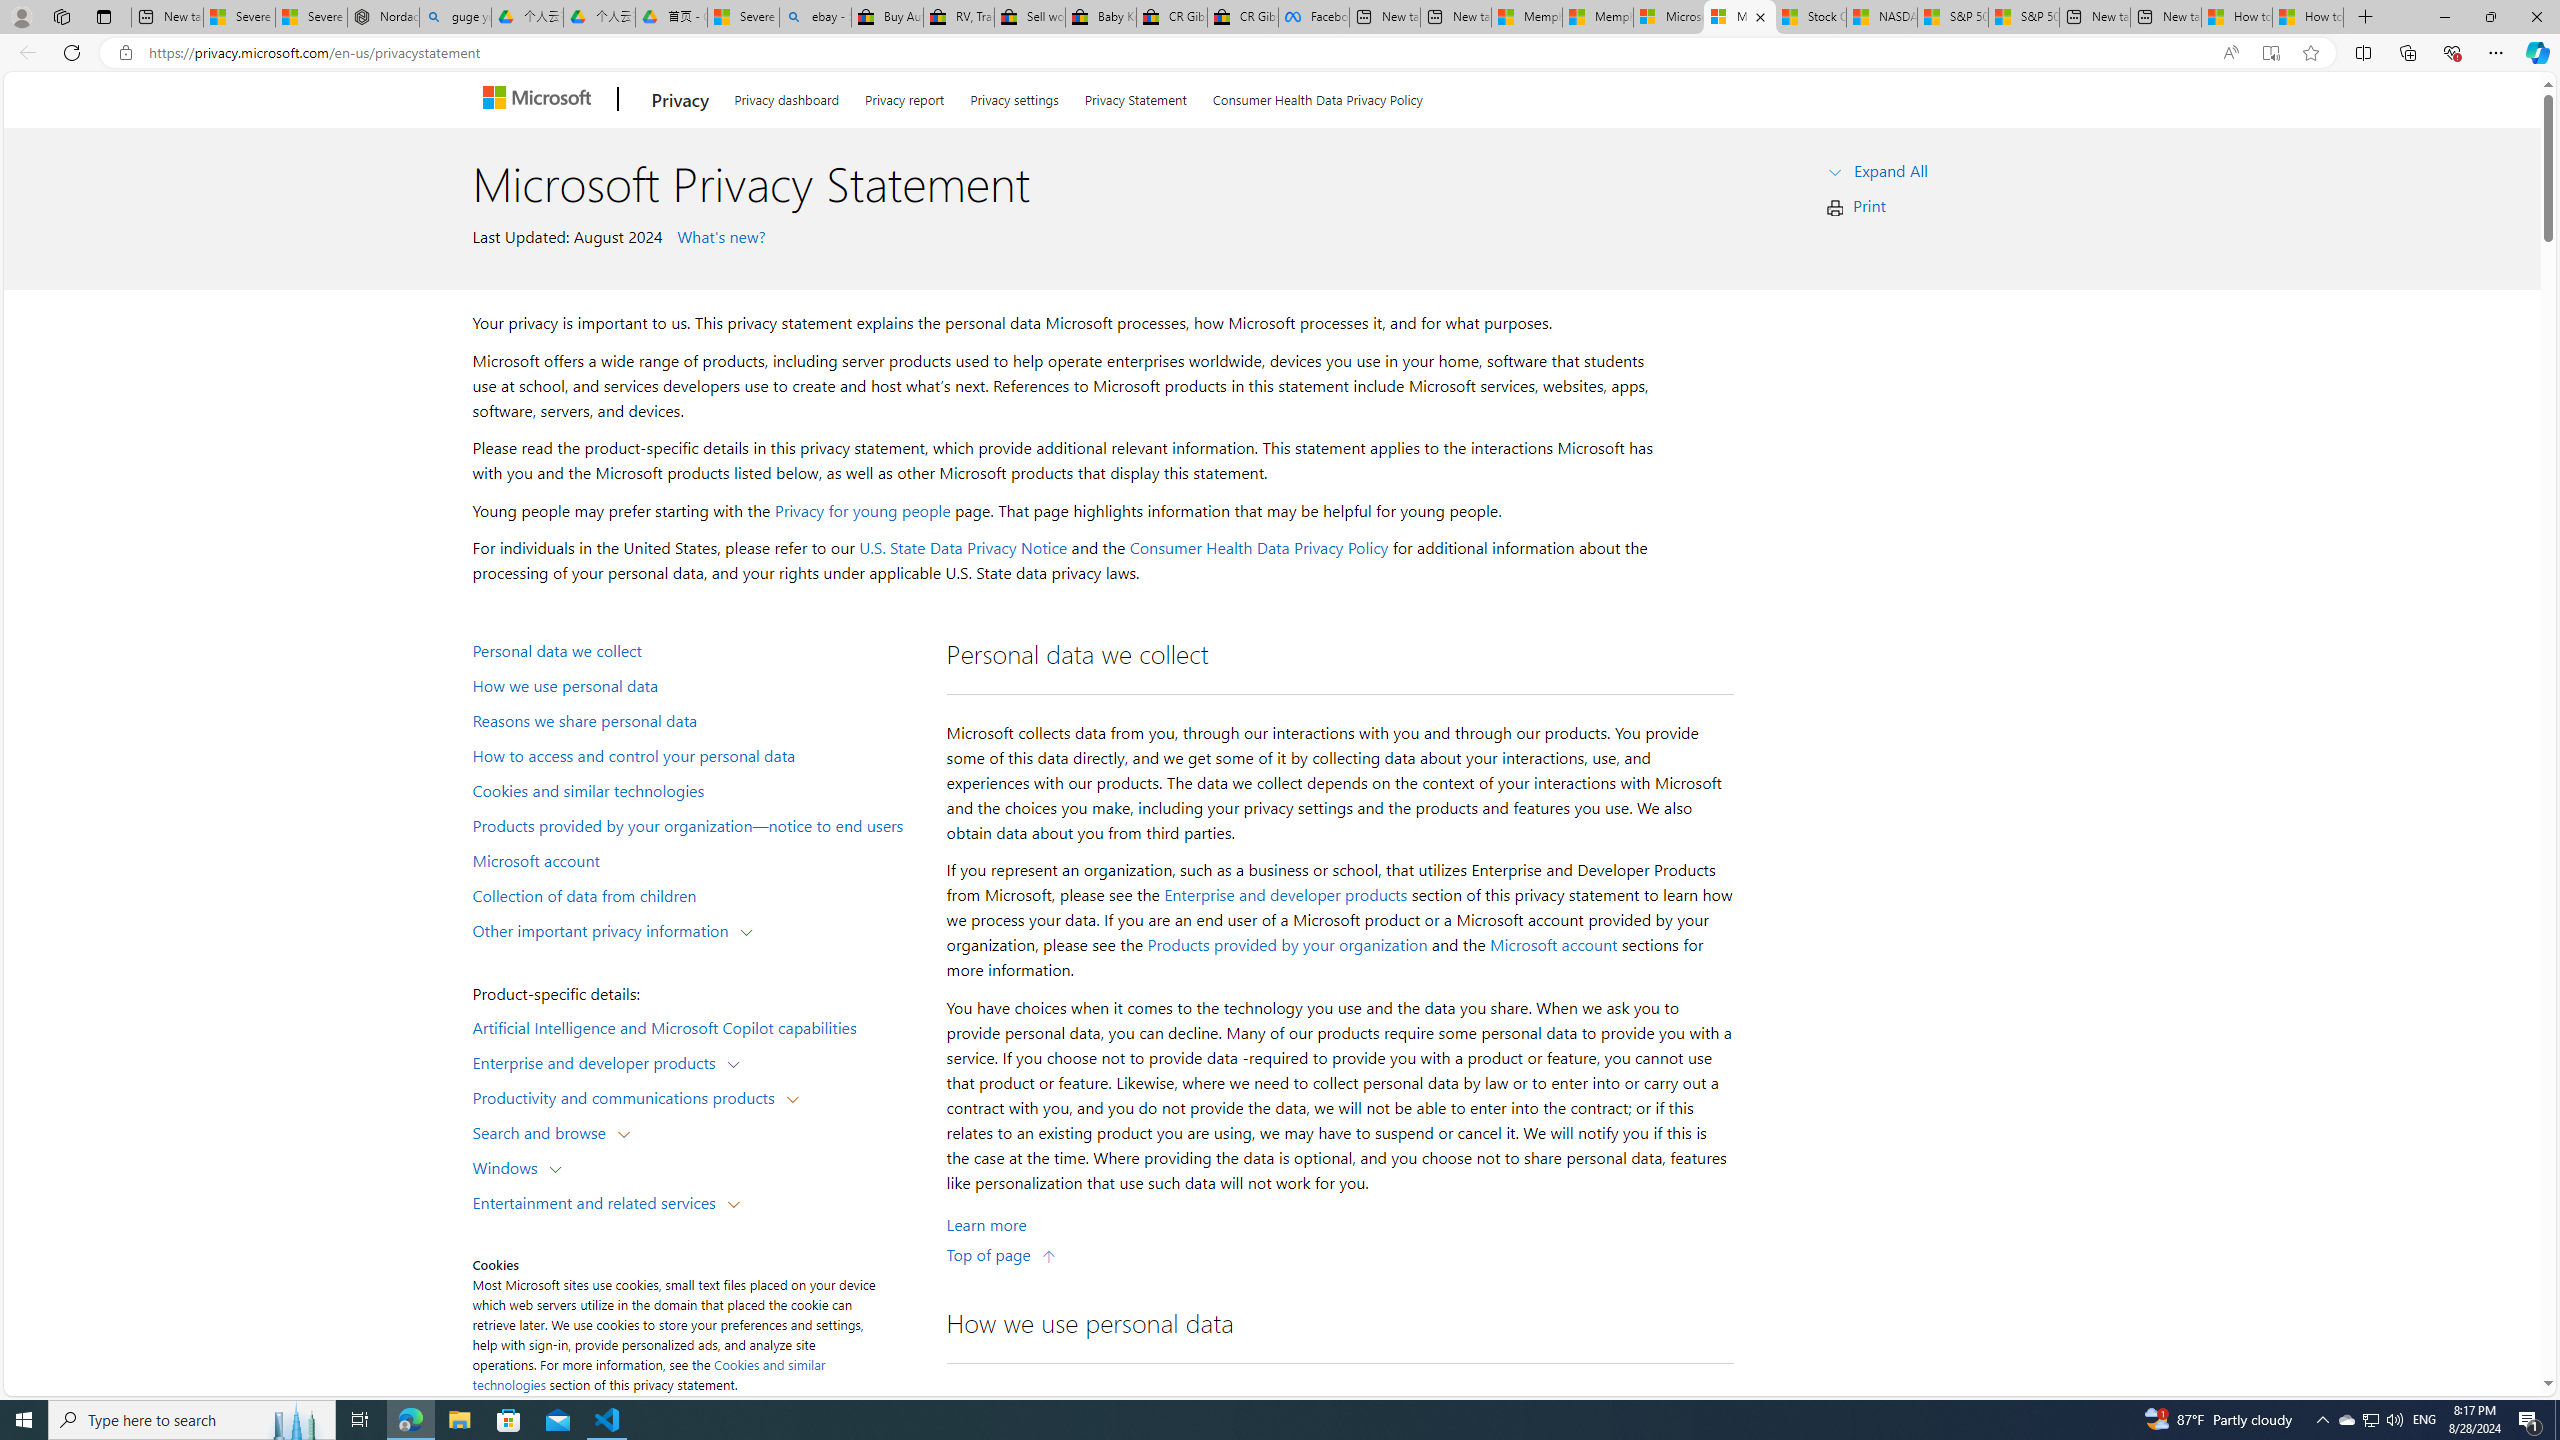 Image resolution: width=2560 pixels, height=1440 pixels. I want to click on 'guge yunpan - Search', so click(454, 16).